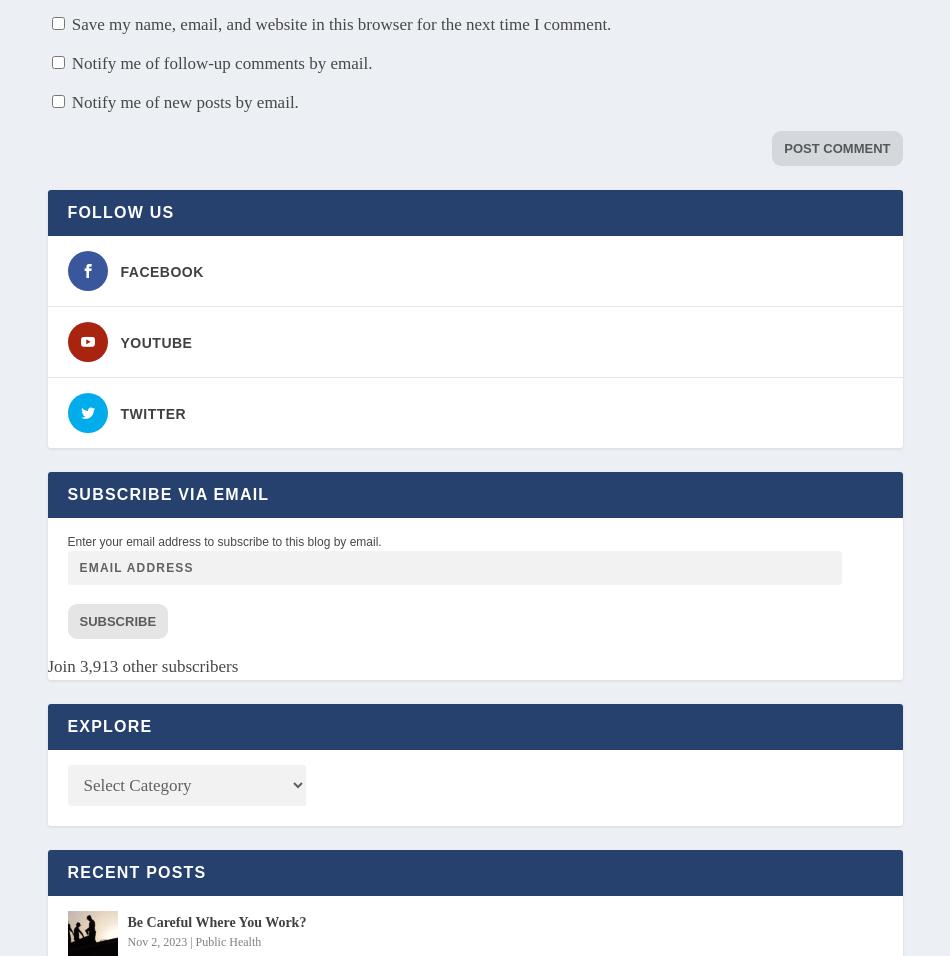 Image resolution: width=950 pixels, height=956 pixels. I want to click on 'Nov 2, 2023', so click(157, 940).